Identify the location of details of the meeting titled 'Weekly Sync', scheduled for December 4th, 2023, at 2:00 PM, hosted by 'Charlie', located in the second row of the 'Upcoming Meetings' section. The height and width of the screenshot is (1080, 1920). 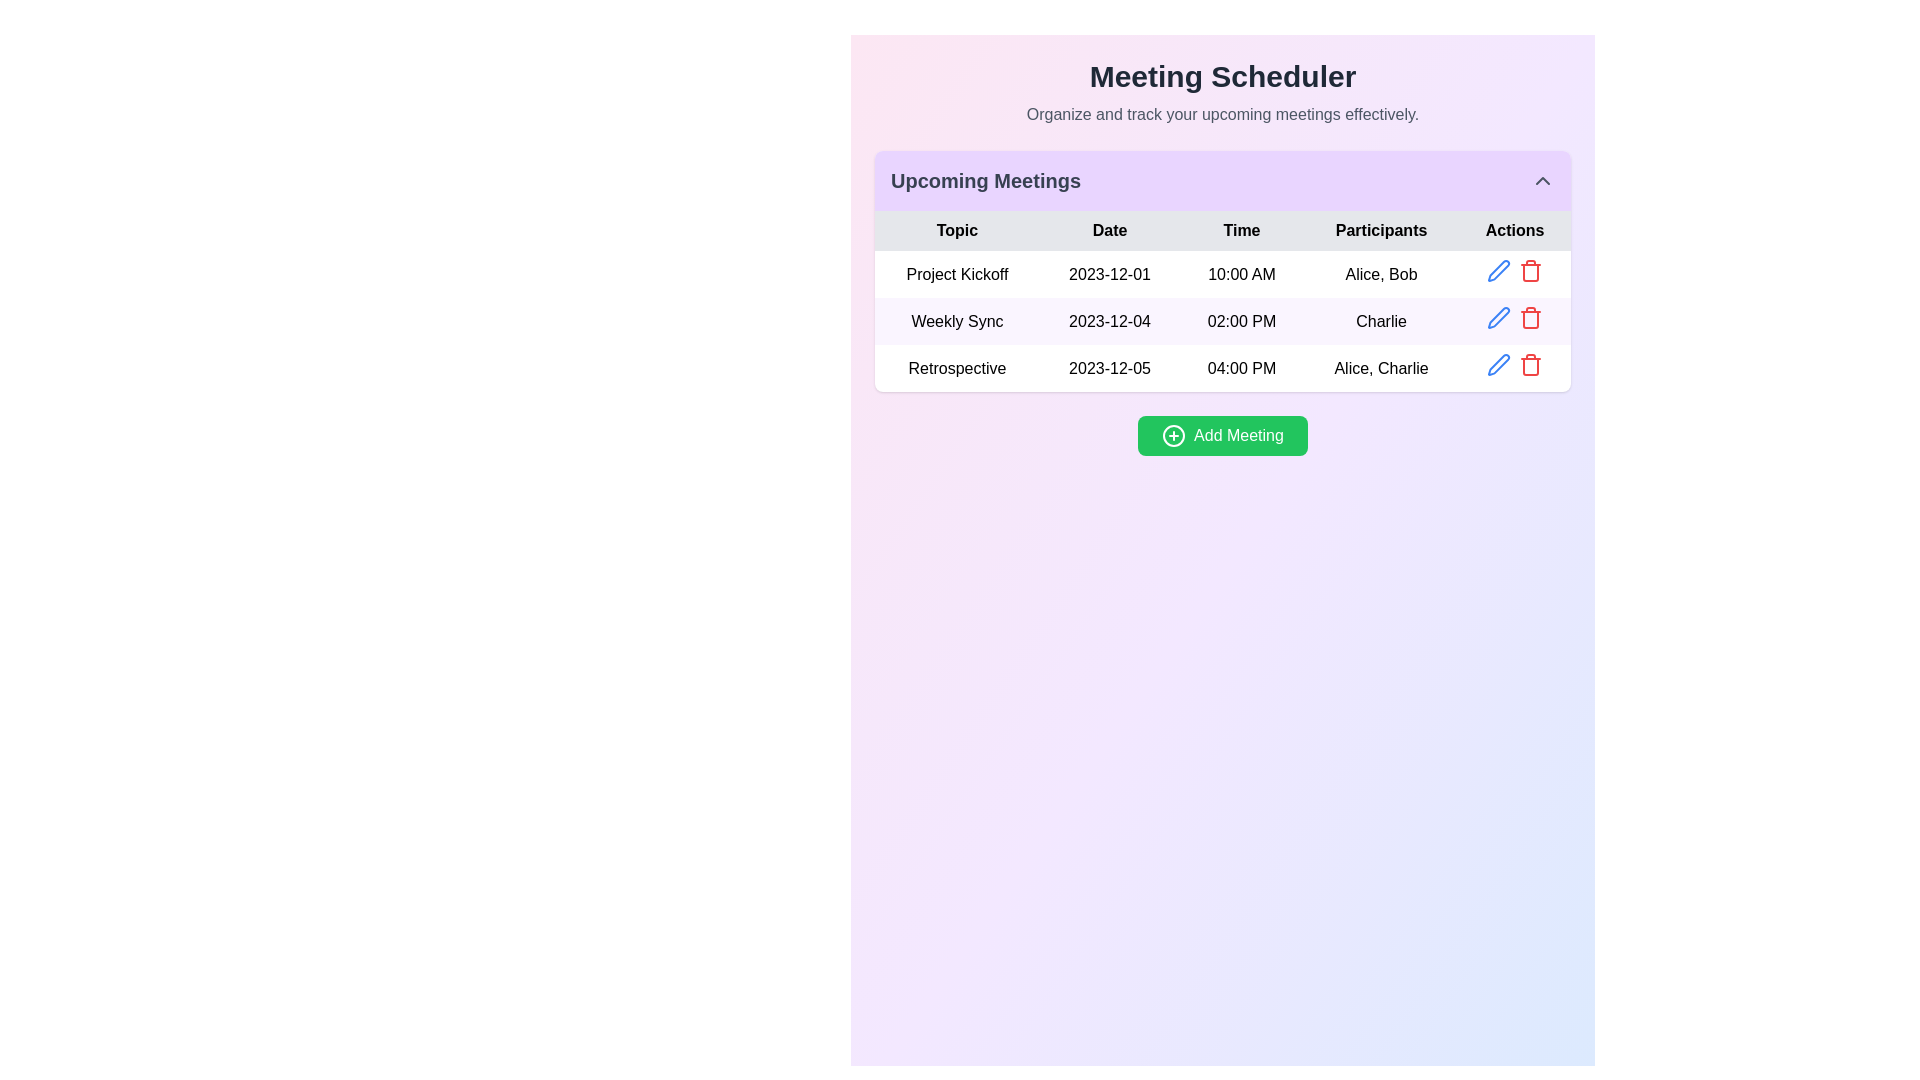
(1222, 320).